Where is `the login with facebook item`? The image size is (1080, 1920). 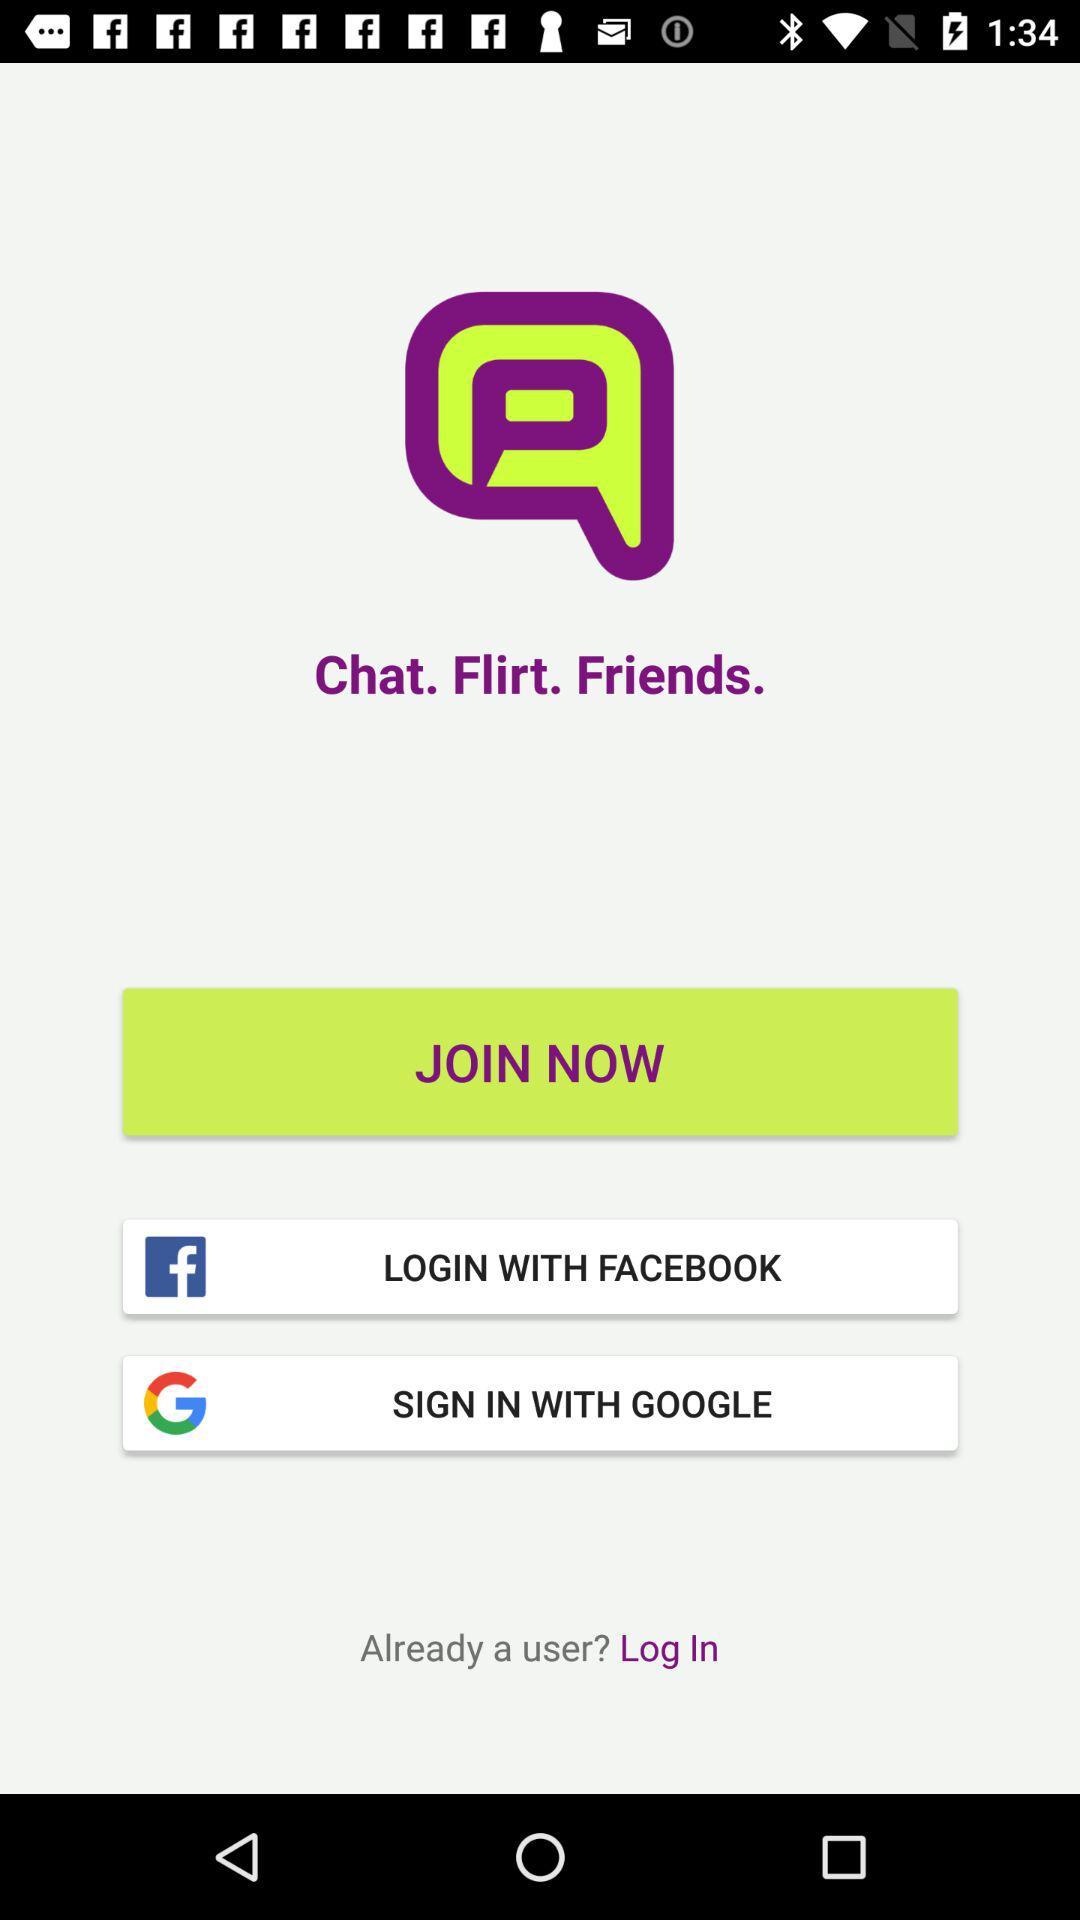
the login with facebook item is located at coordinates (540, 1265).